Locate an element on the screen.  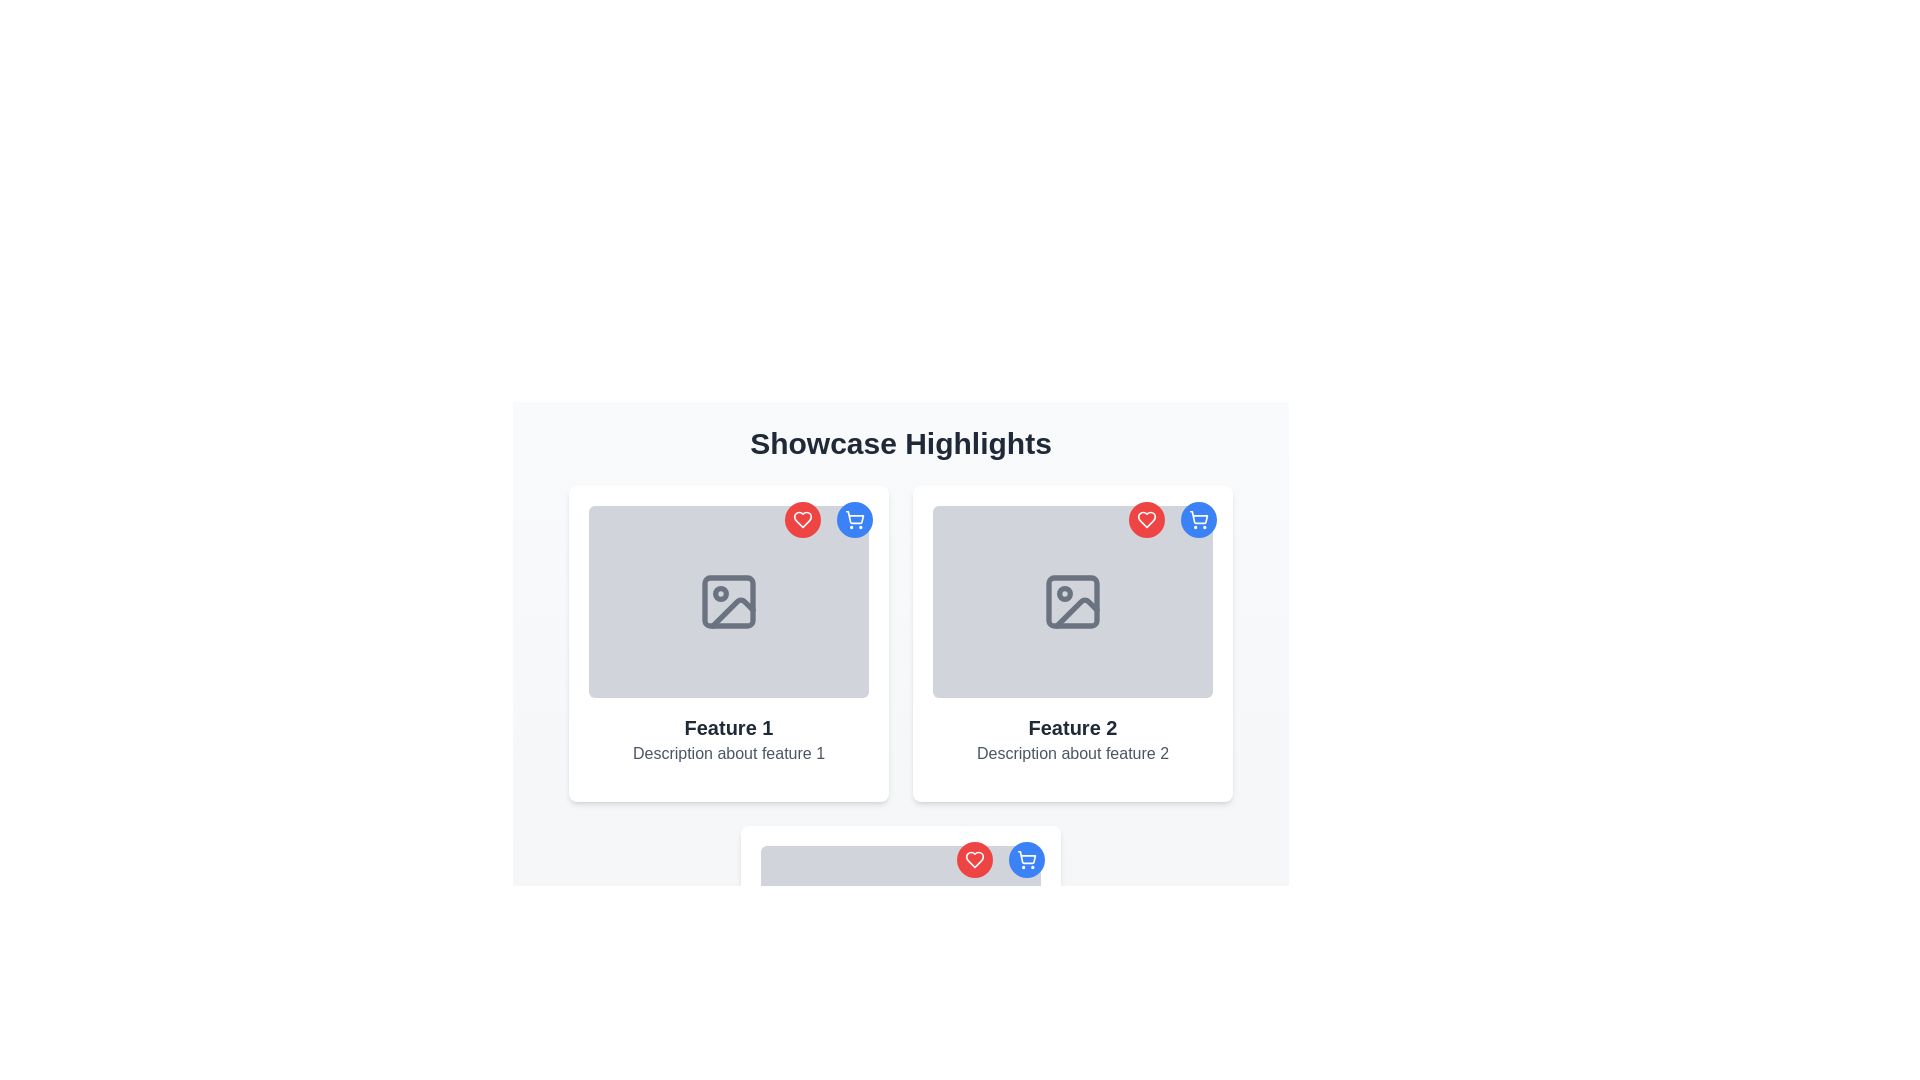
the heart-shaped red icon is located at coordinates (1147, 519).